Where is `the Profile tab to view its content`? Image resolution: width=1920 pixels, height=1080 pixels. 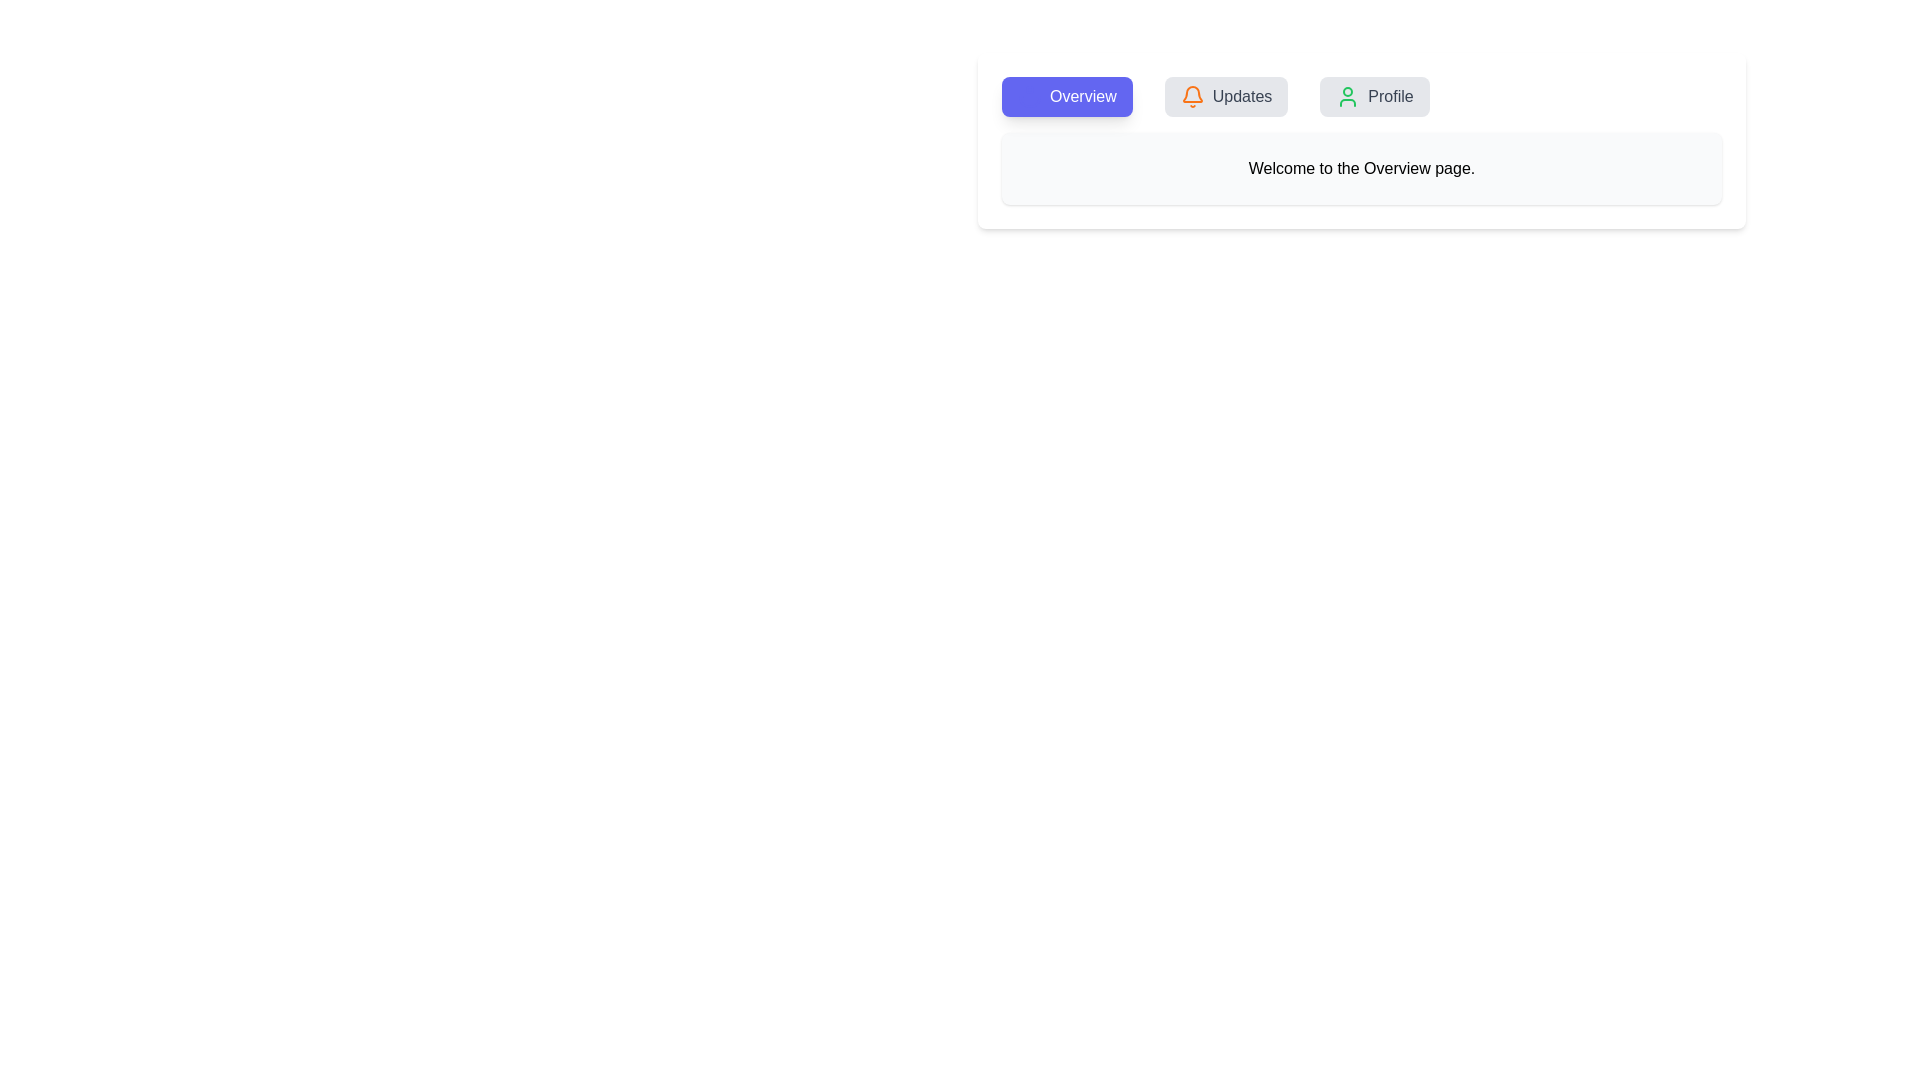
the Profile tab to view its content is located at coordinates (1373, 96).